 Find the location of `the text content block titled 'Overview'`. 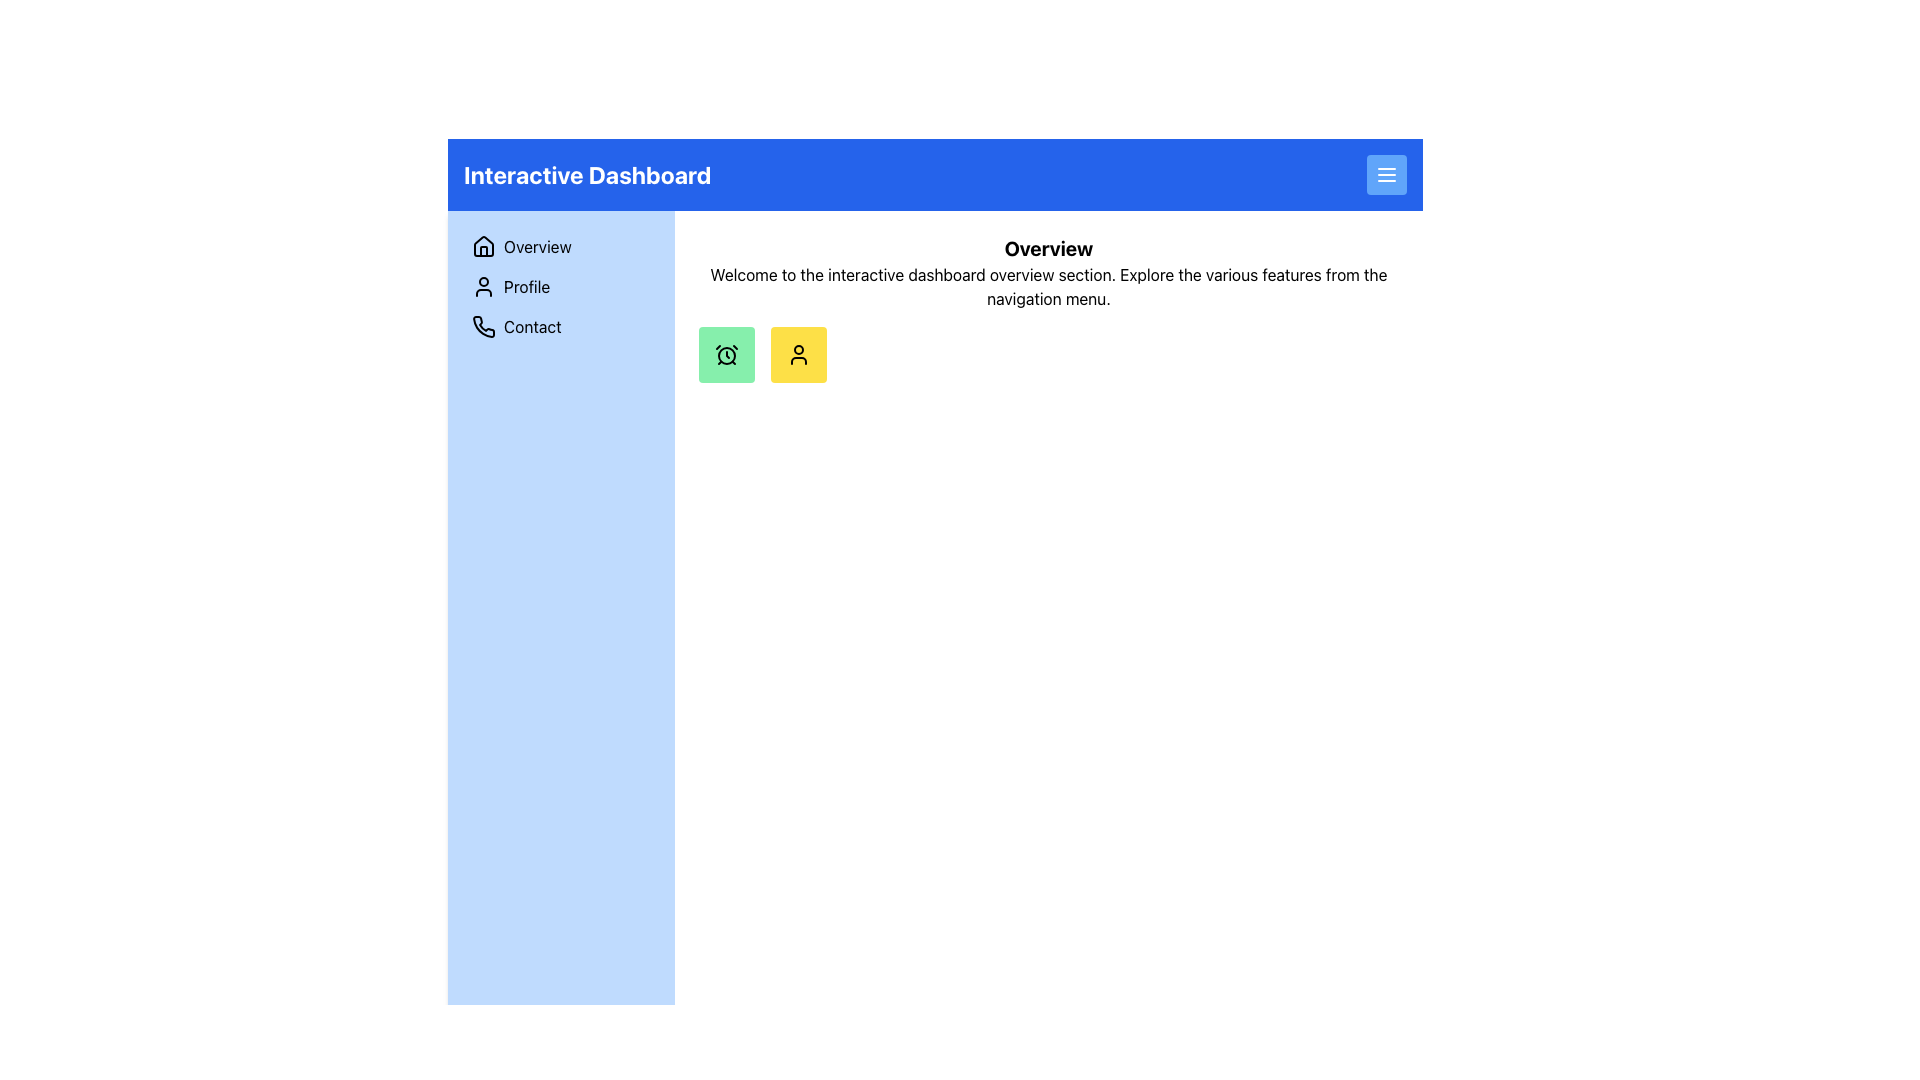

the text content block titled 'Overview' is located at coordinates (1047, 308).